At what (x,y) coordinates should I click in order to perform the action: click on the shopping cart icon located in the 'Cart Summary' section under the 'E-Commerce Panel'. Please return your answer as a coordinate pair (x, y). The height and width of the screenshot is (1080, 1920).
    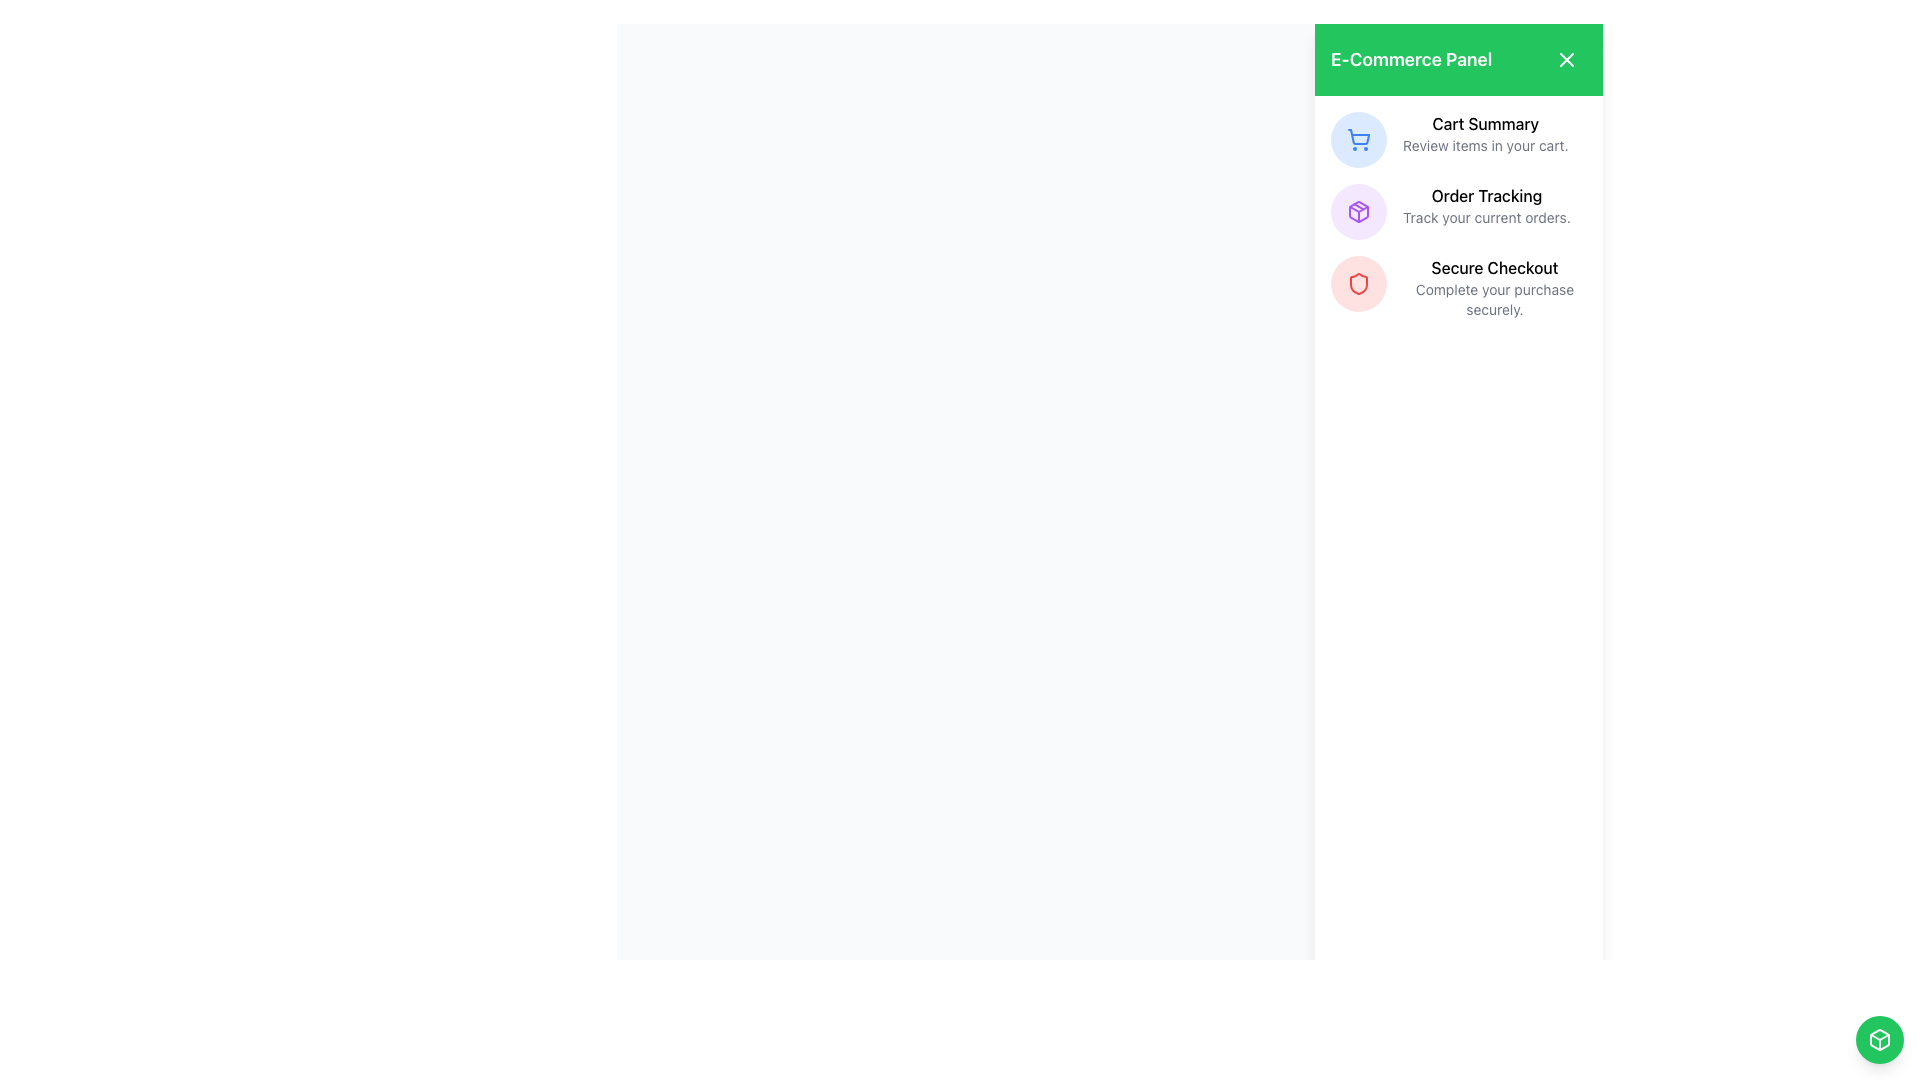
    Looking at the image, I should click on (1358, 136).